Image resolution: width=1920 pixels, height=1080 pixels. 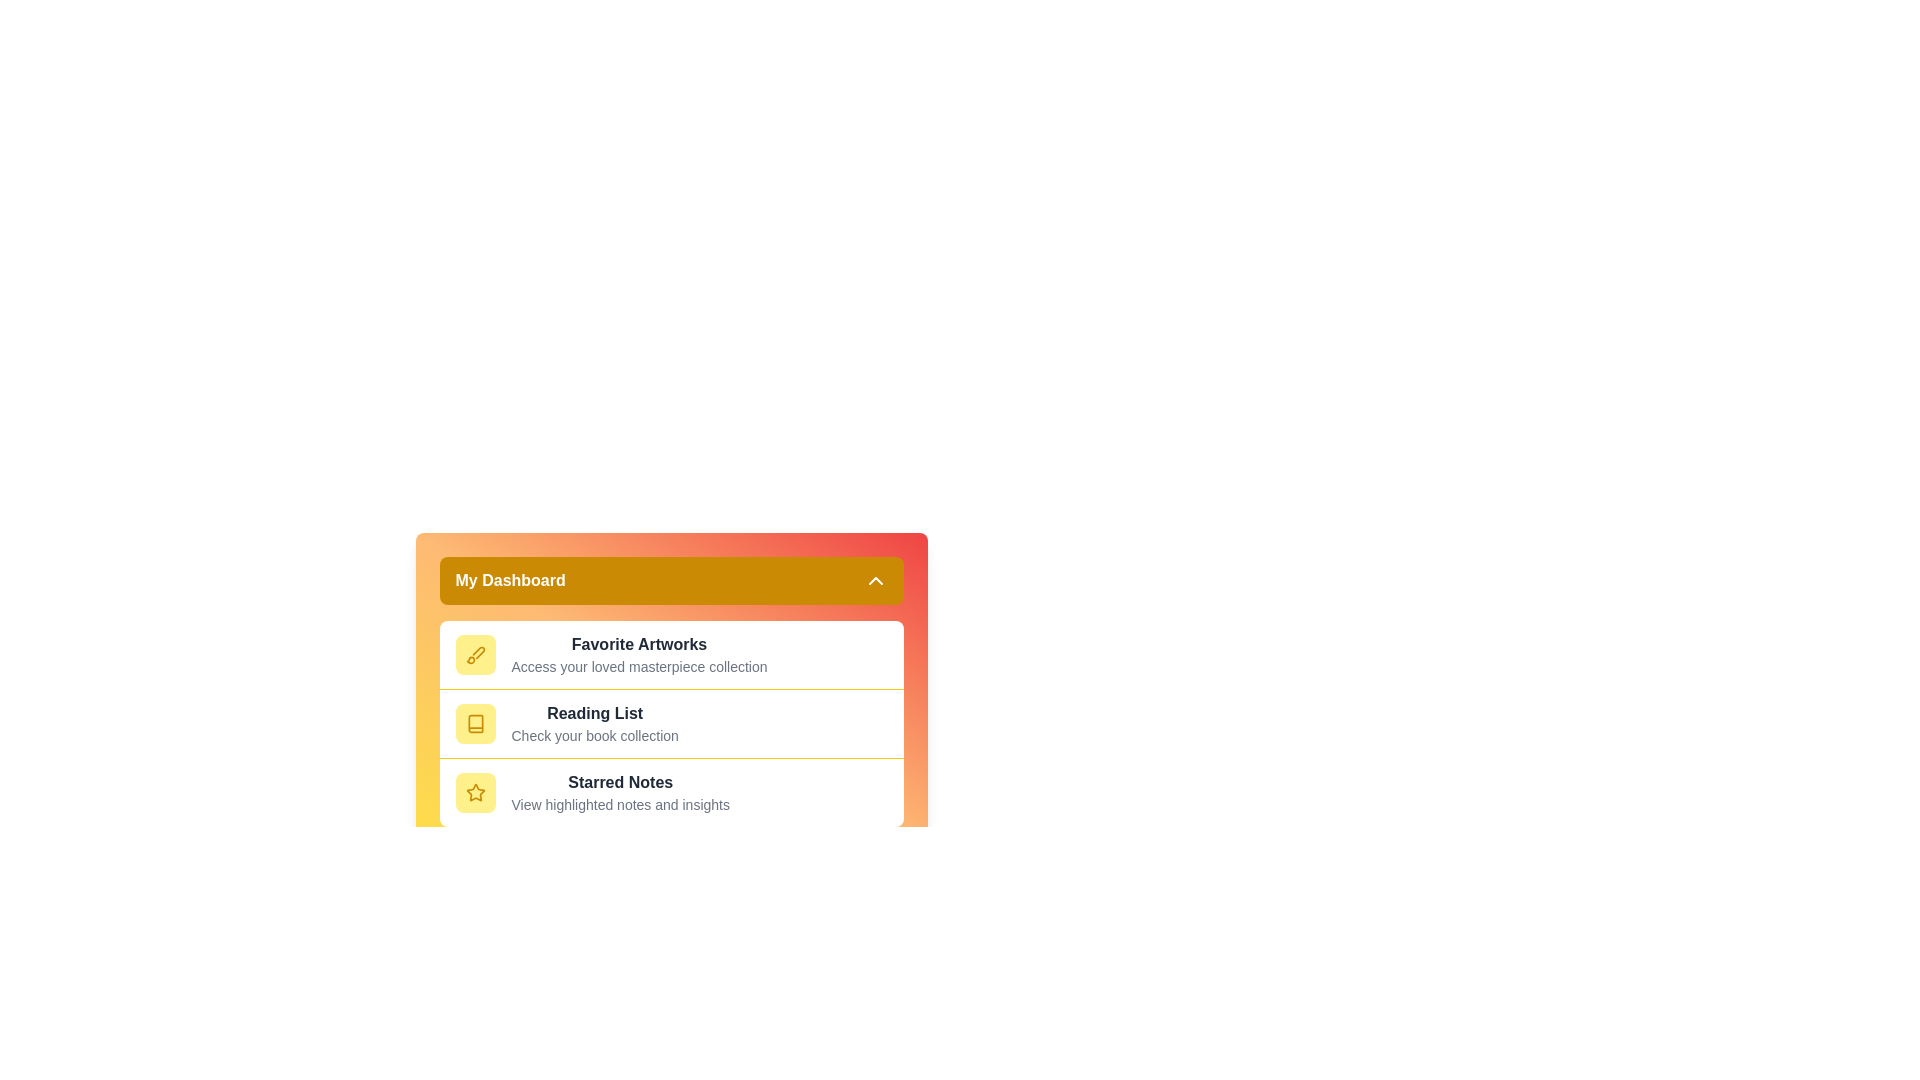 I want to click on the yellow star-shaped icon located at the bottom right of the 'Starred Notes' section in the dashboard, so click(x=474, y=792).